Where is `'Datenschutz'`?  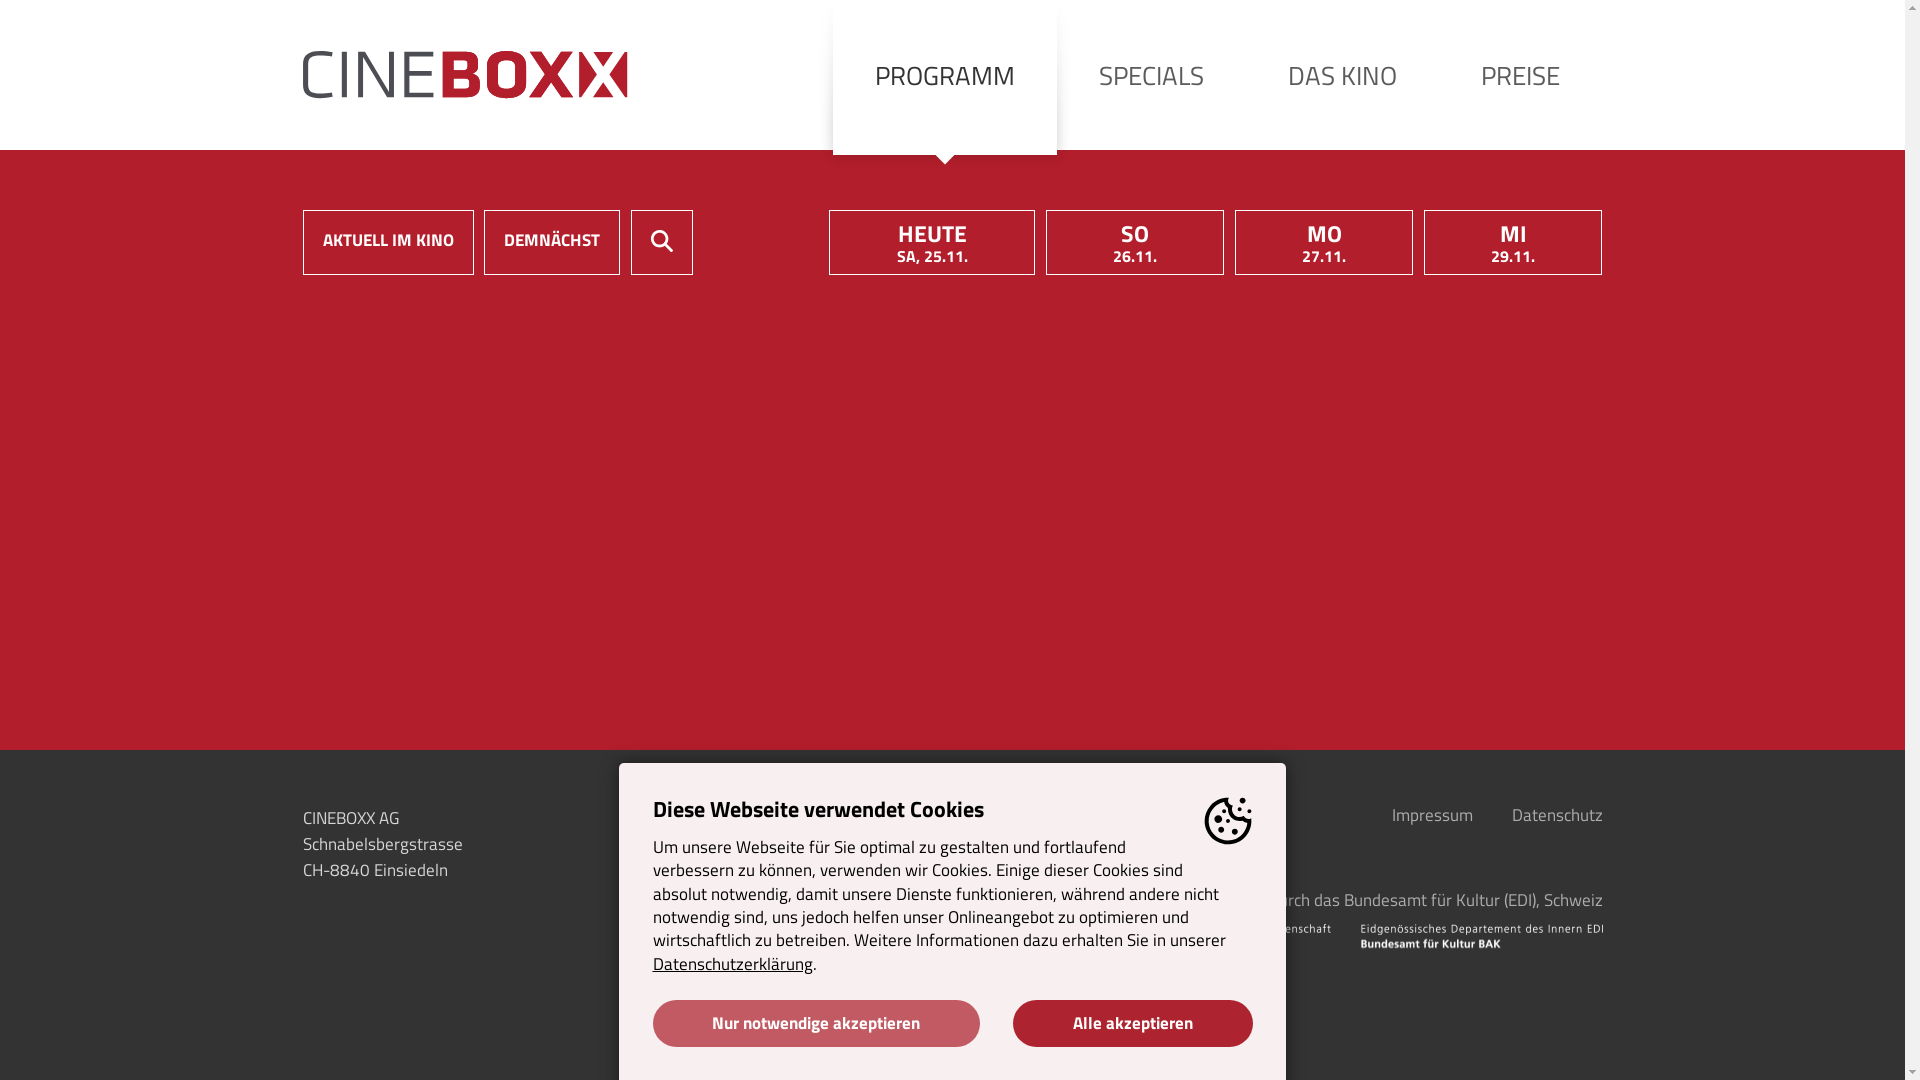 'Datenschutz' is located at coordinates (1556, 814).